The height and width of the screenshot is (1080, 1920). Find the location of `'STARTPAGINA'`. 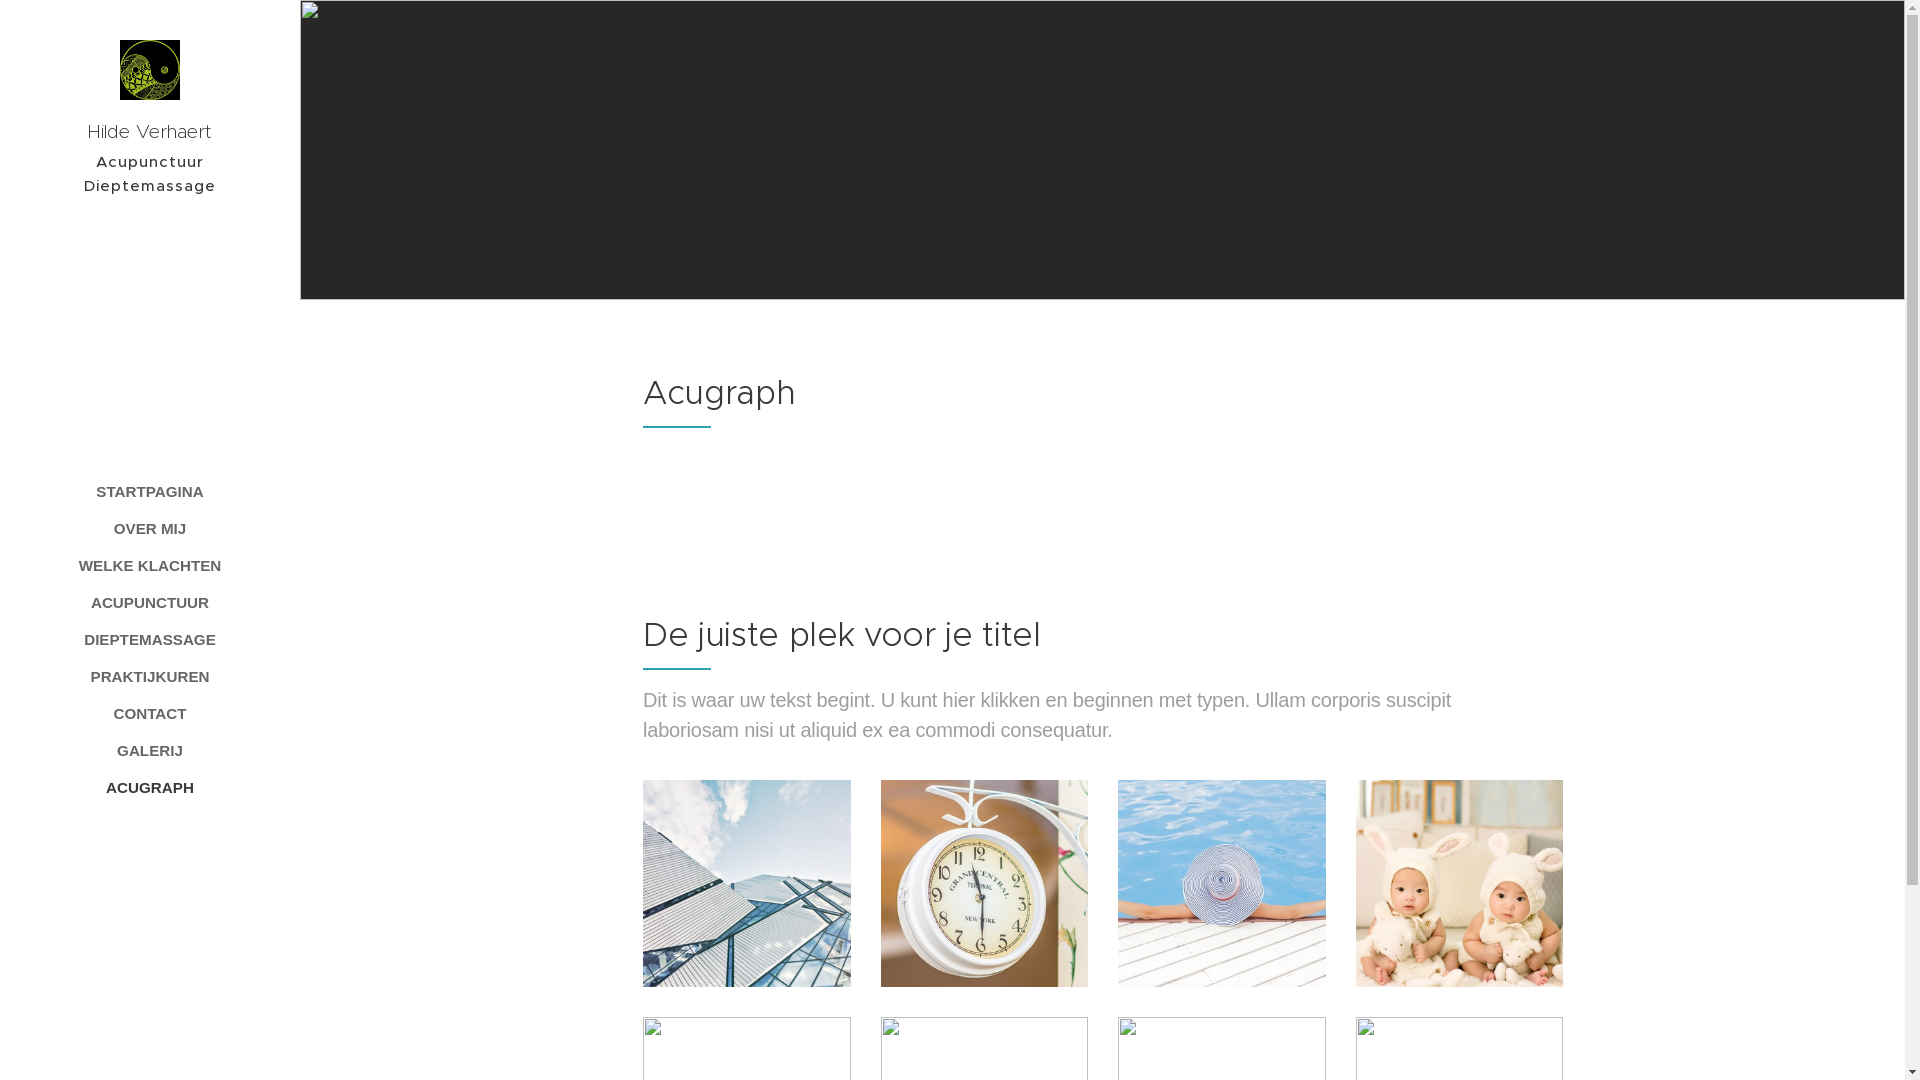

'STARTPAGINA' is located at coordinates (148, 491).